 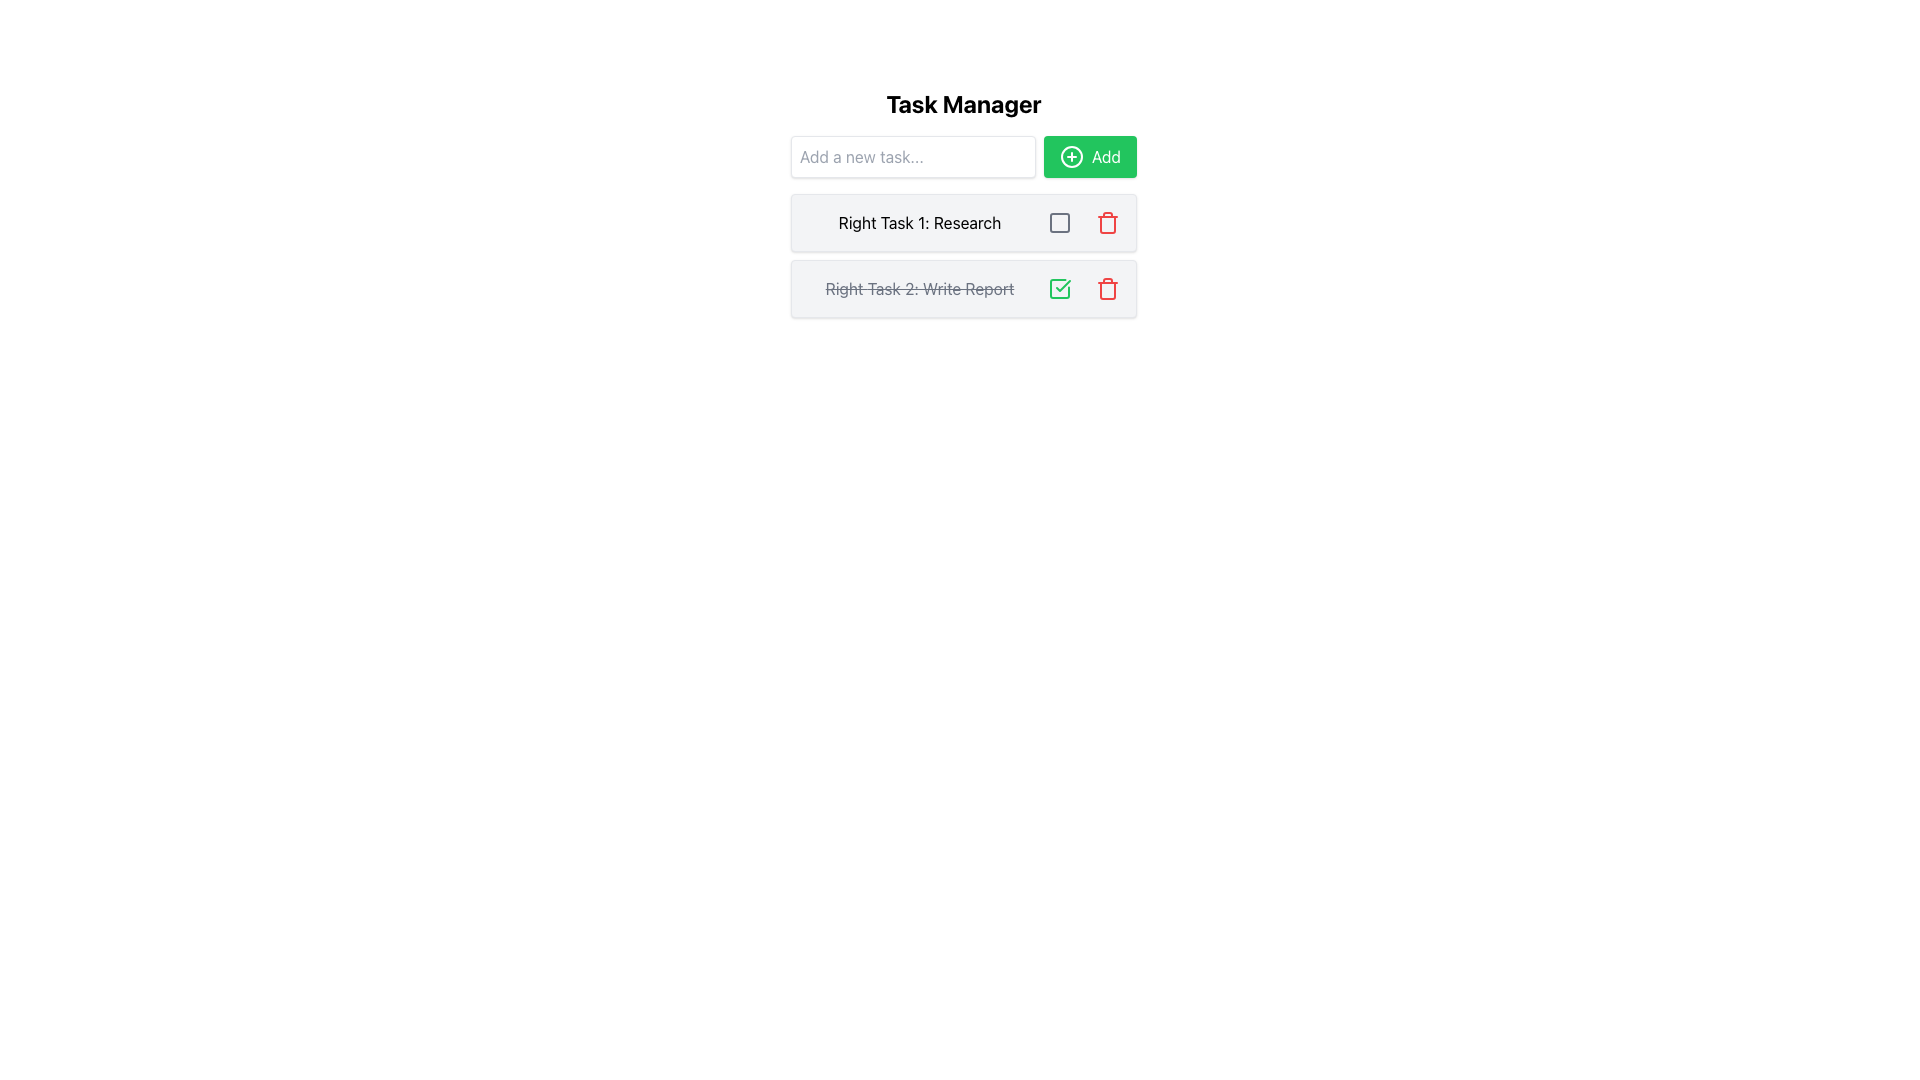 I want to click on the checkbox icon next to the task 'Right Task 1: Research', so click(x=1059, y=223).